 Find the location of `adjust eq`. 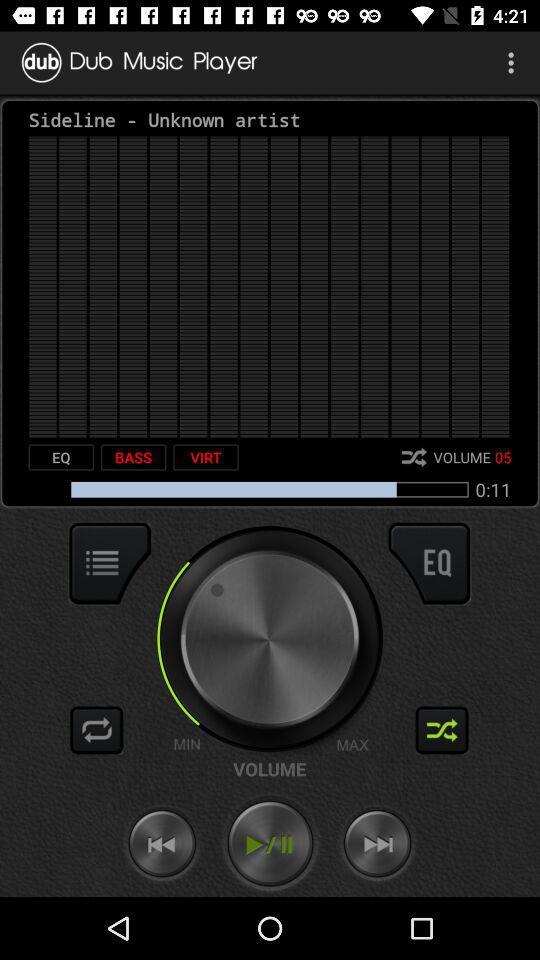

adjust eq is located at coordinates (428, 563).